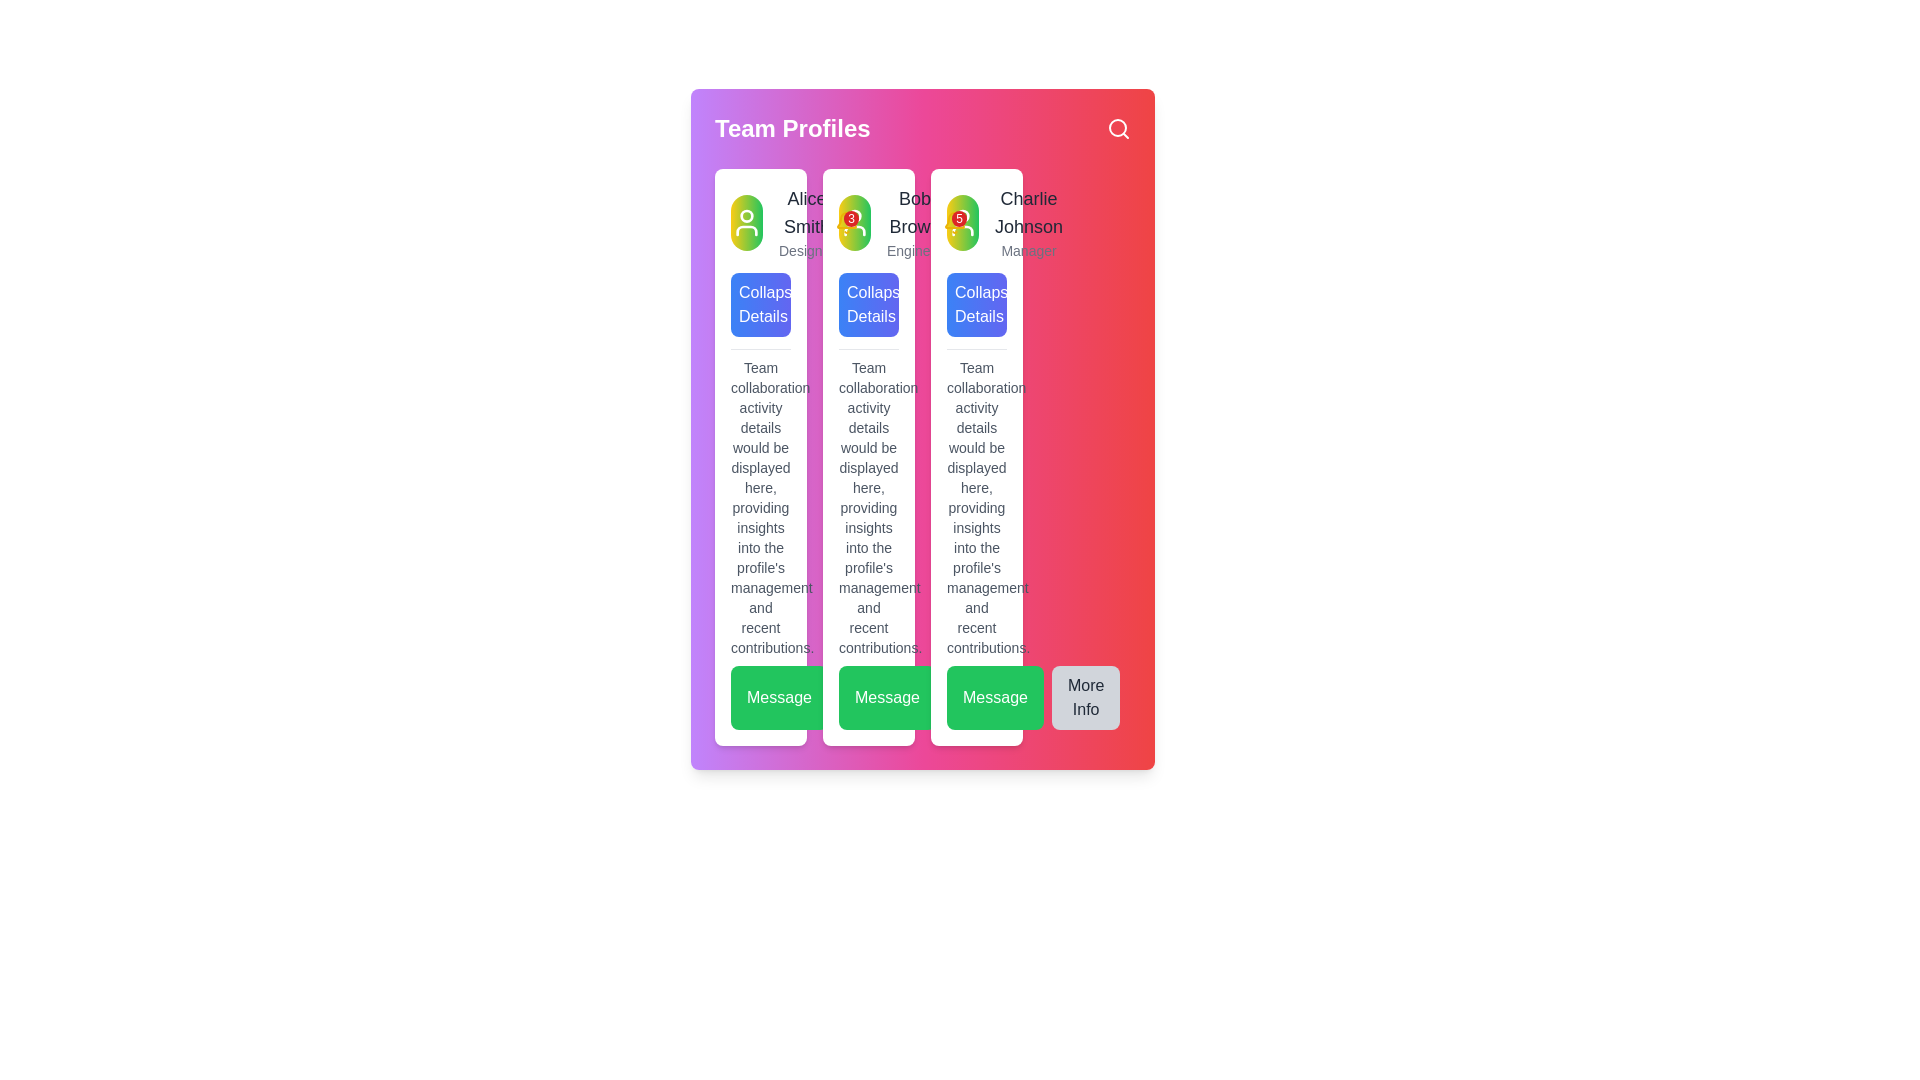 This screenshot has width=1920, height=1080. Describe the element at coordinates (995, 697) in the screenshot. I see `the 'Message' button, which is a rectangular button with rounded corners, bright green background, and white text` at that location.